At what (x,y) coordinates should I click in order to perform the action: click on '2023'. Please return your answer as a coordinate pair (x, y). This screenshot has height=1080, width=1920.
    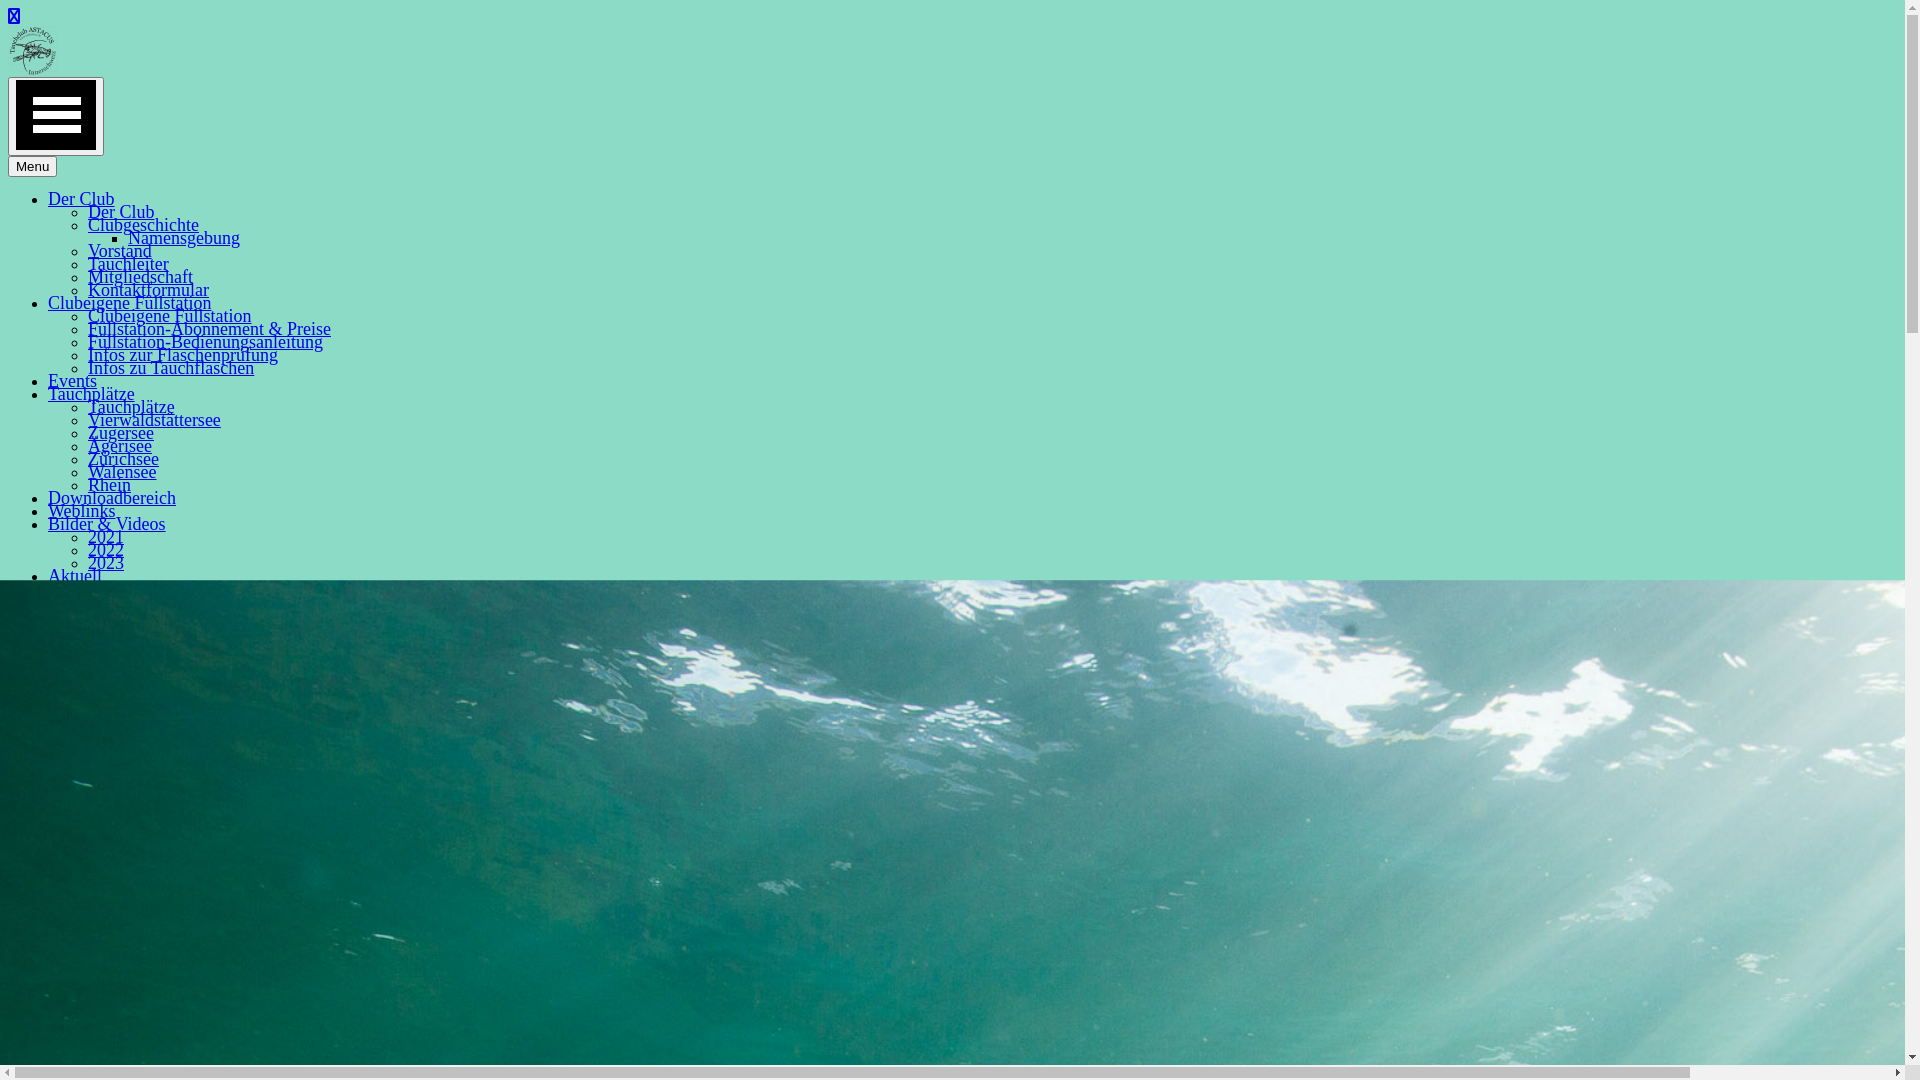
    Looking at the image, I should click on (104, 563).